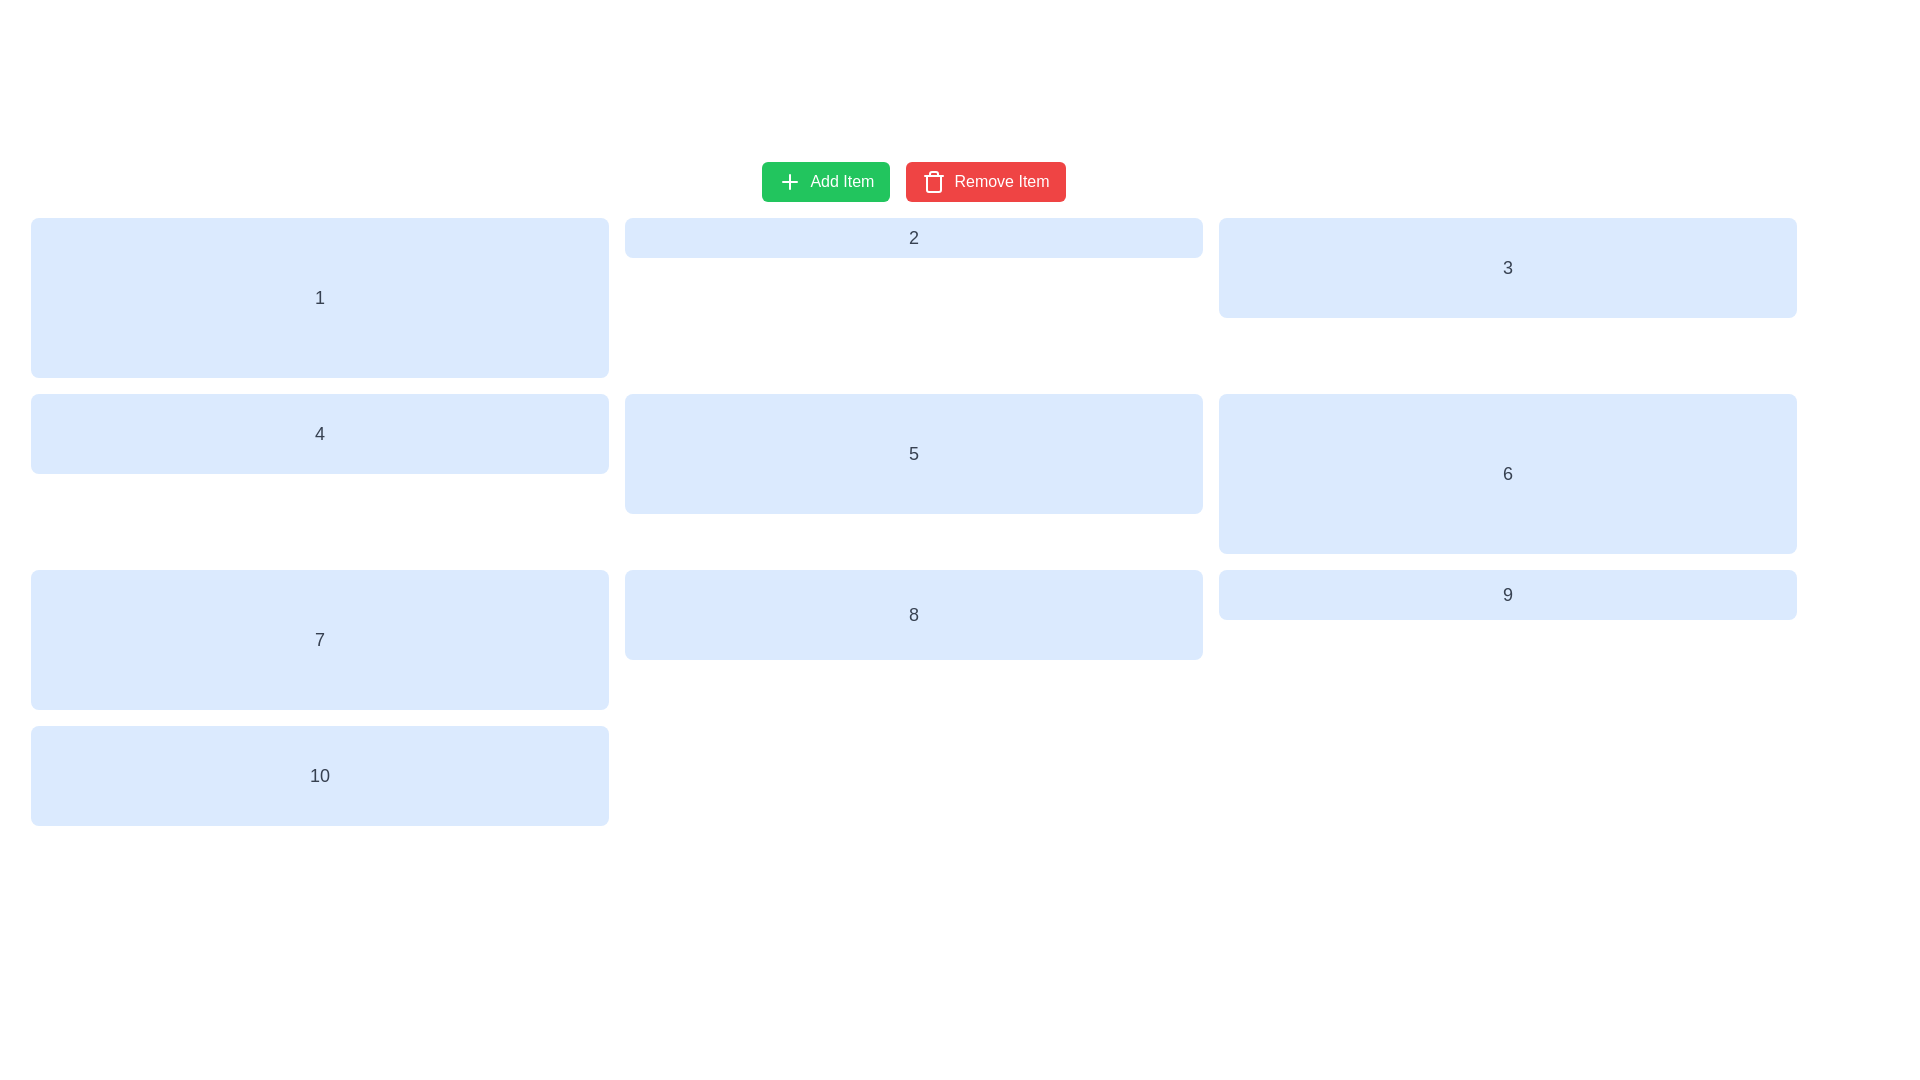 This screenshot has width=1920, height=1080. I want to click on the numerical text label displaying '10', which is centrally placed within a rounded rectangular blue box located in the lowest row of the layout grid, so click(320, 774).